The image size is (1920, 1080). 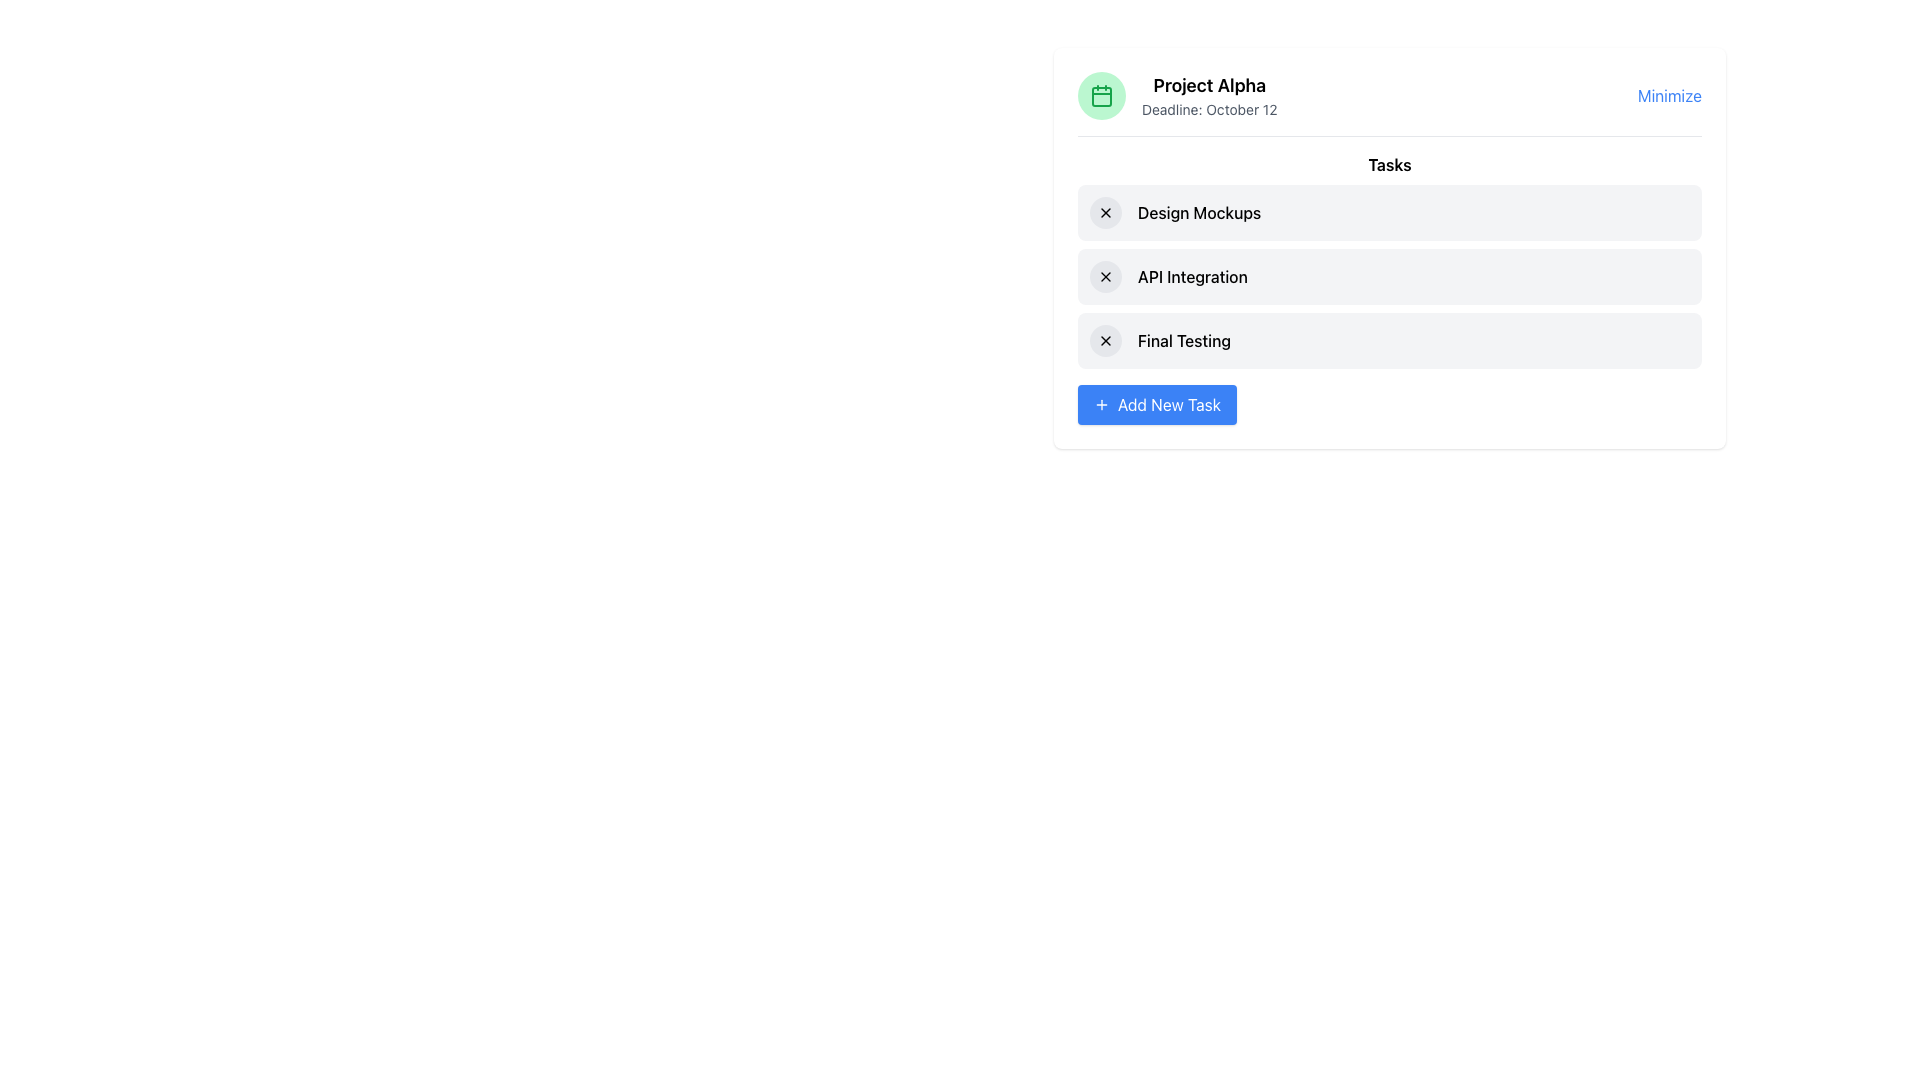 What do you see at coordinates (1104, 277) in the screenshot?
I see `the circular gray button with an 'X' icon located in the second task row labeled 'API Integration'` at bounding box center [1104, 277].